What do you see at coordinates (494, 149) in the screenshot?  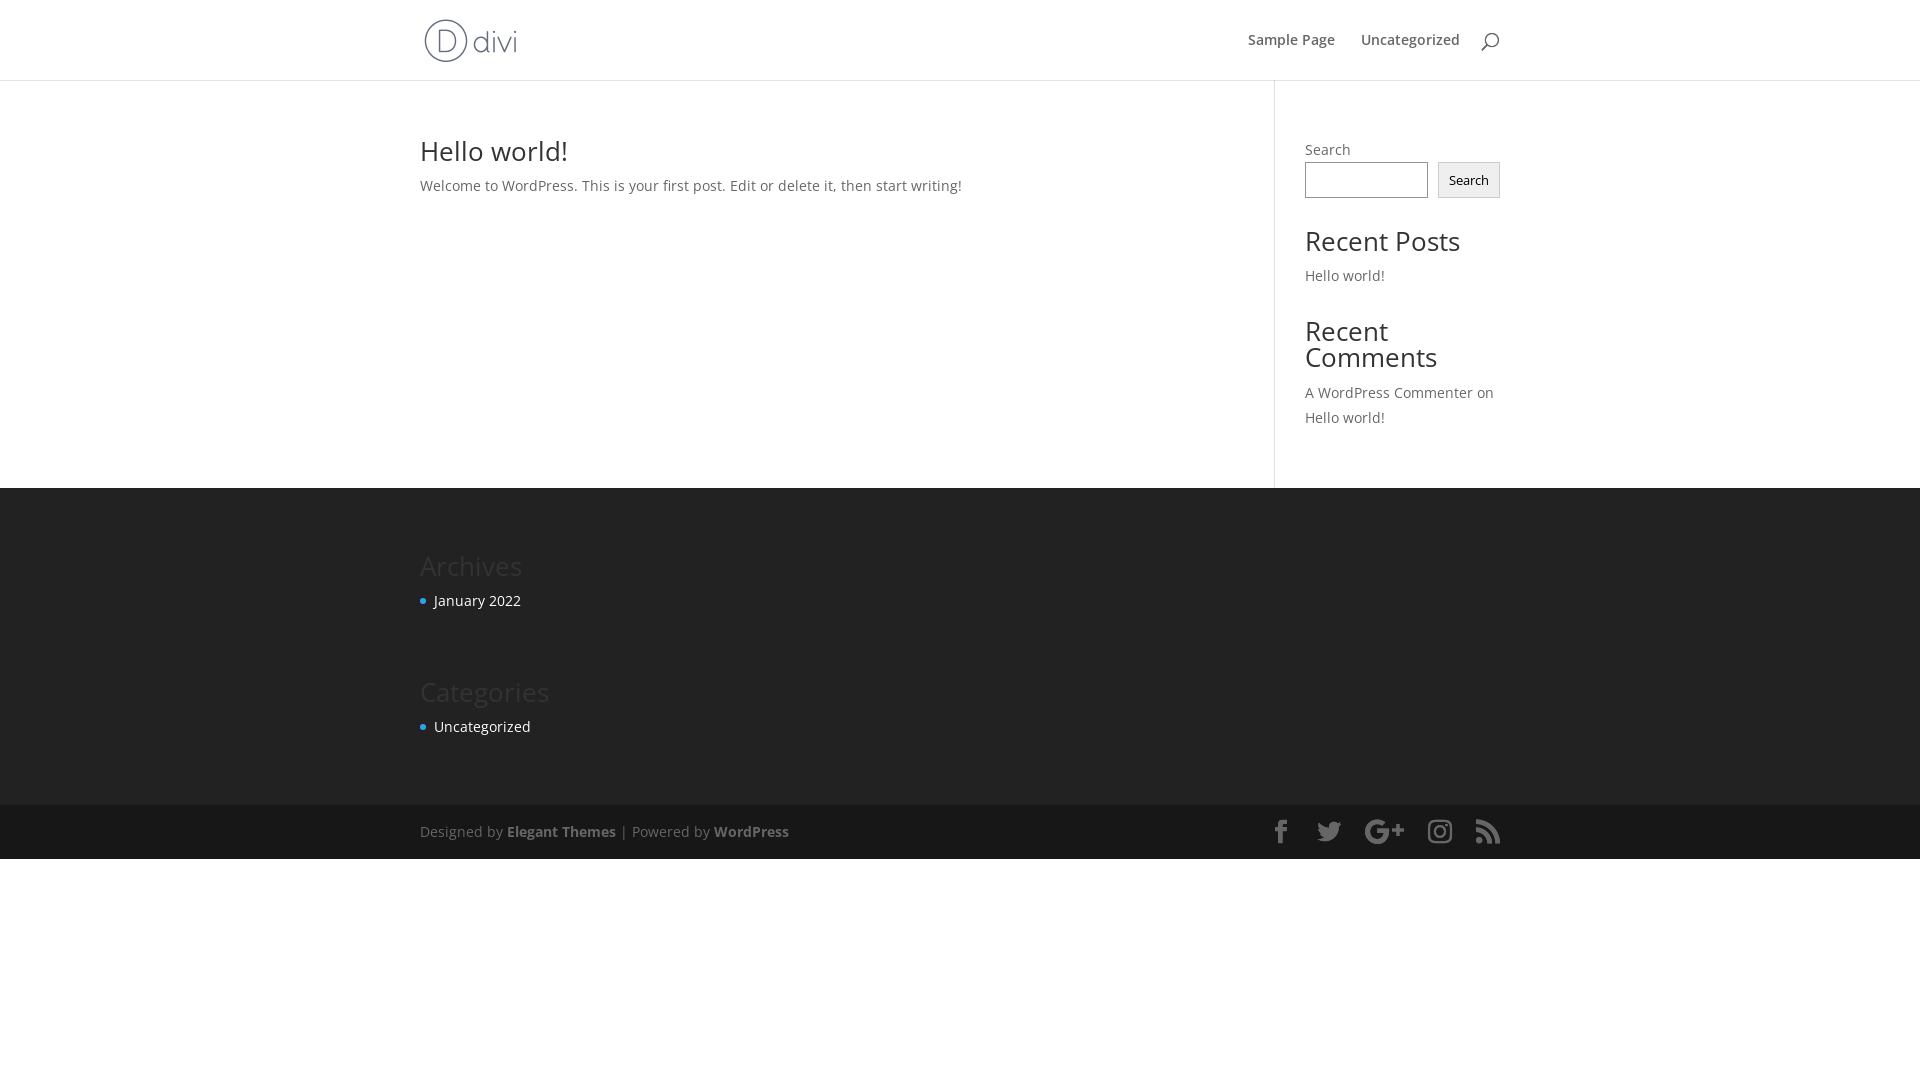 I see `'Hello world!'` at bounding box center [494, 149].